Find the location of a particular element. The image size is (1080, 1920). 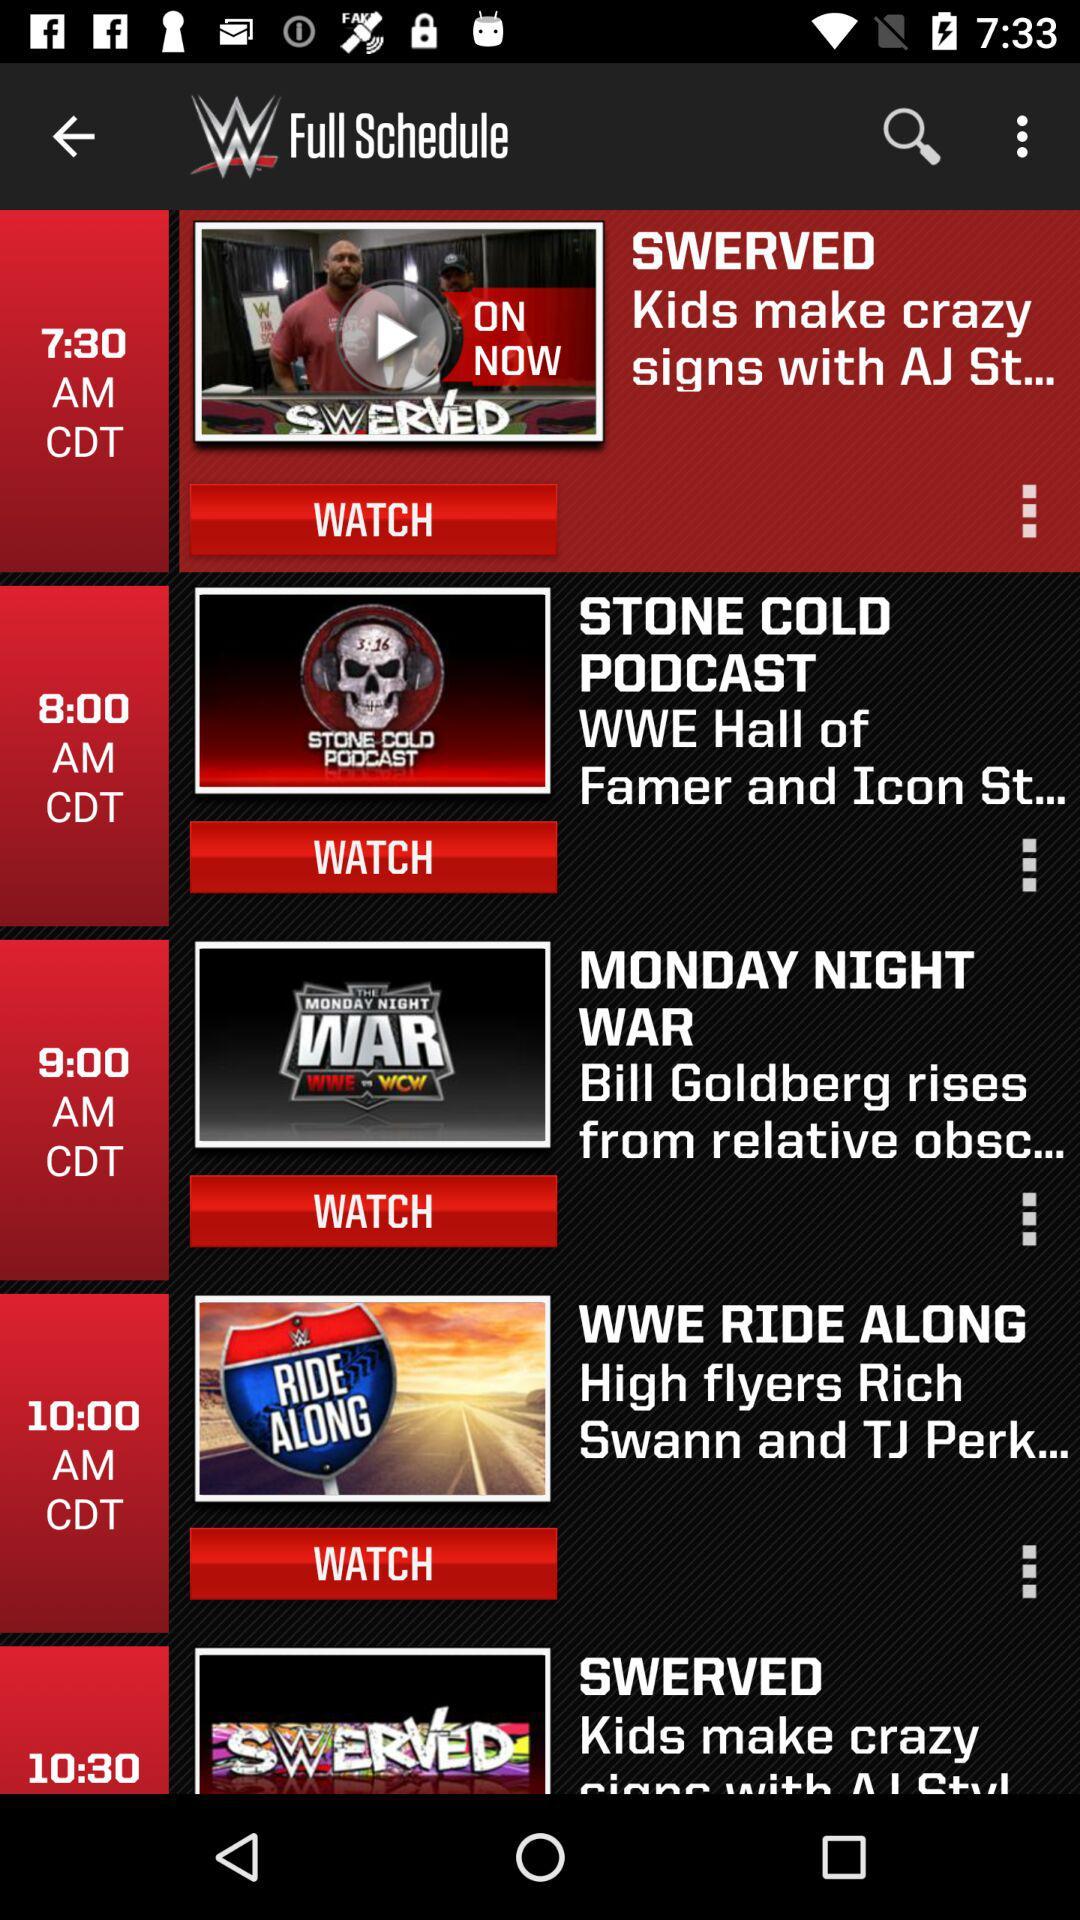

drop down for more options is located at coordinates (1027, 1226).